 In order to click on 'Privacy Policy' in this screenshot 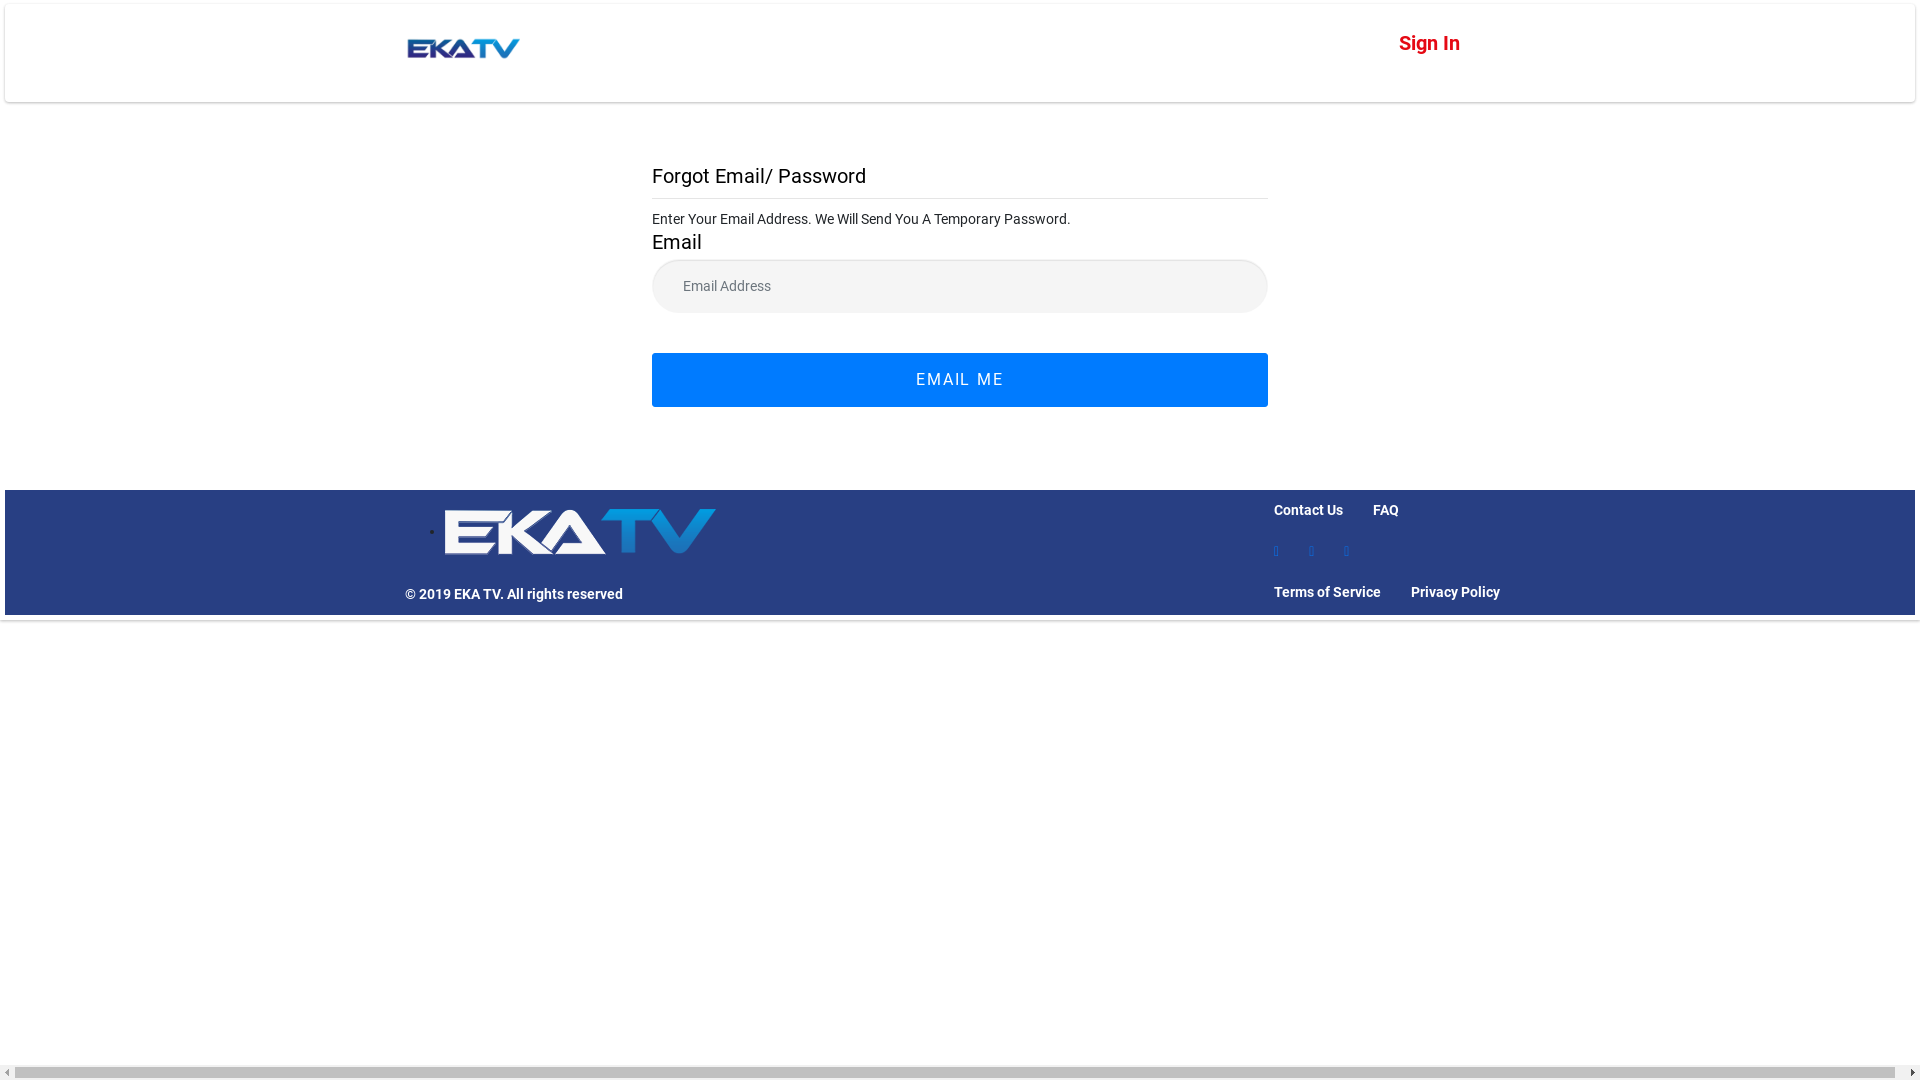, I will do `click(1455, 591)`.